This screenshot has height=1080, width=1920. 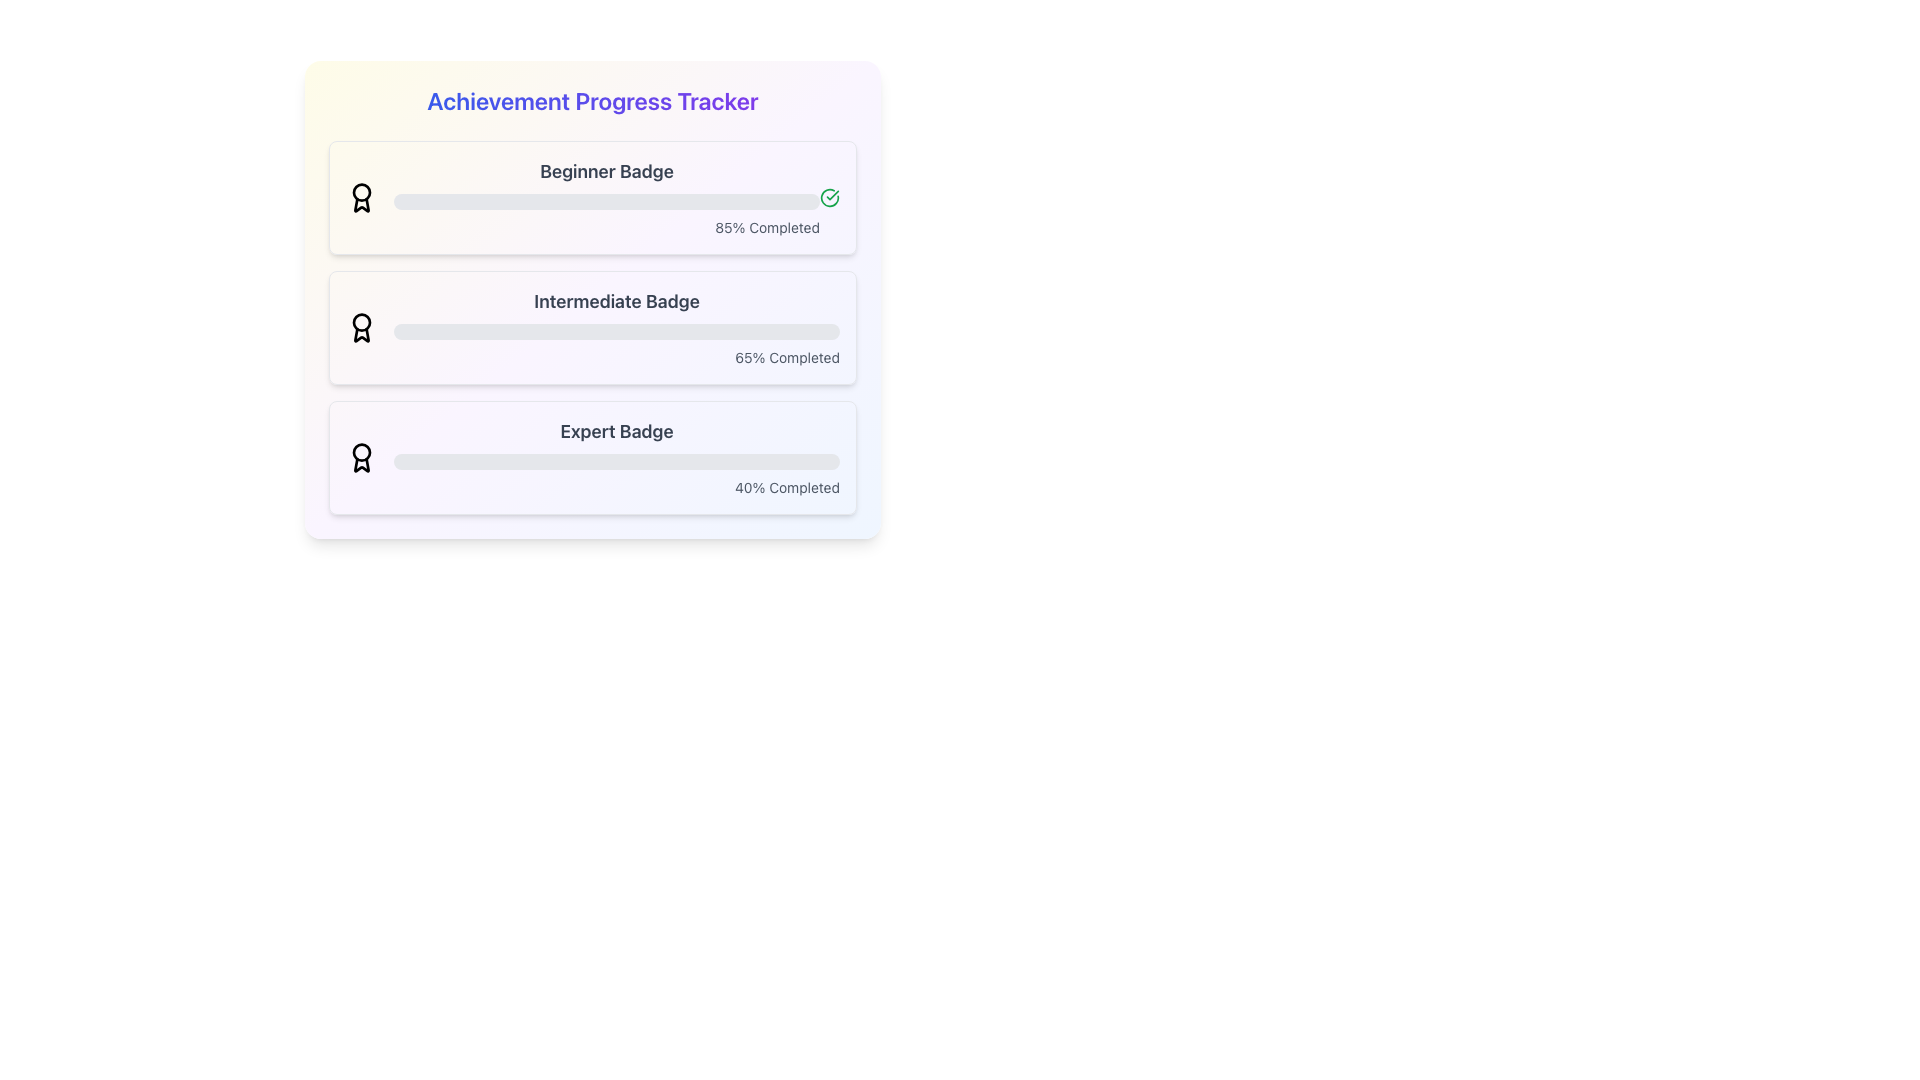 What do you see at coordinates (538, 330) in the screenshot?
I see `the Progress Indicator representing 65% completion for the 'Intermediate Badge' achievement, located within the central section of the badge progress trackers` at bounding box center [538, 330].